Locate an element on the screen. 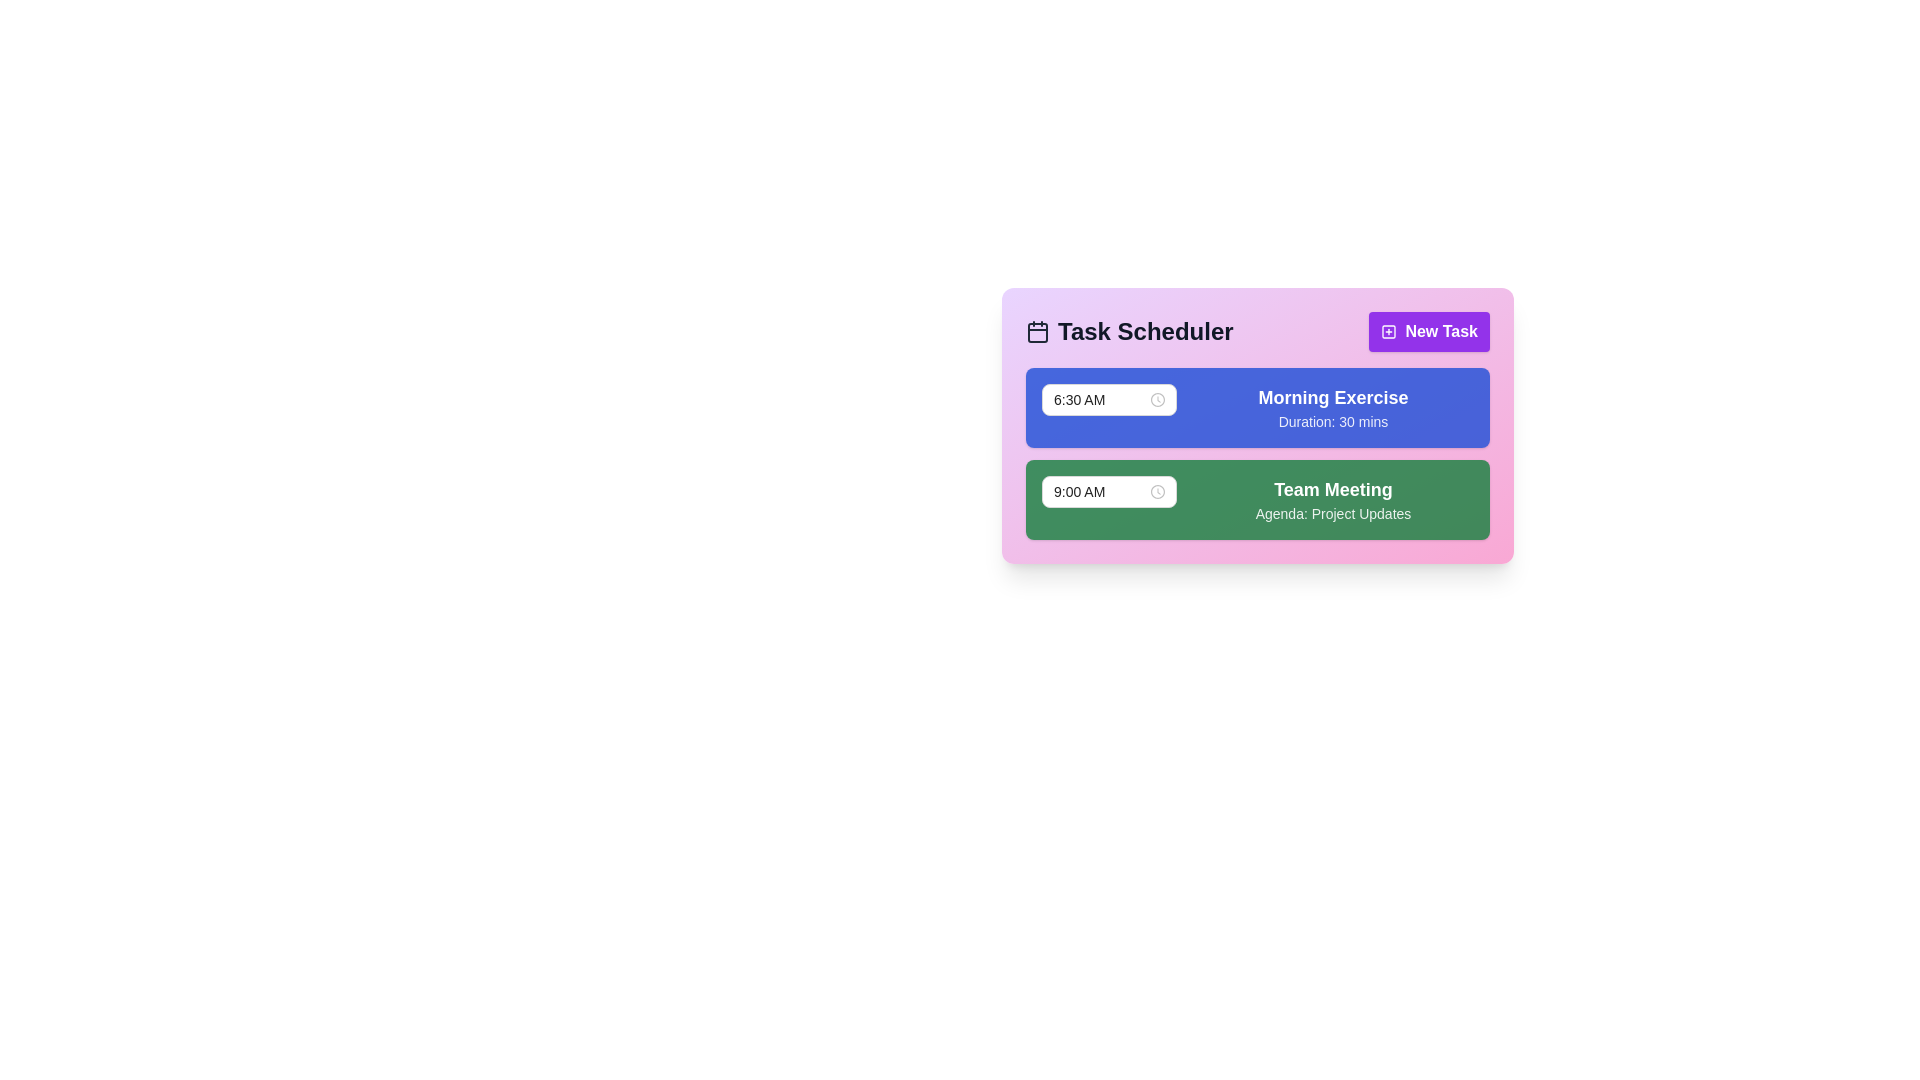 The width and height of the screenshot is (1920, 1080). the button located in the upper-right corner of the 'Task Scheduler' card interface to observe a color change is located at coordinates (1428, 330).